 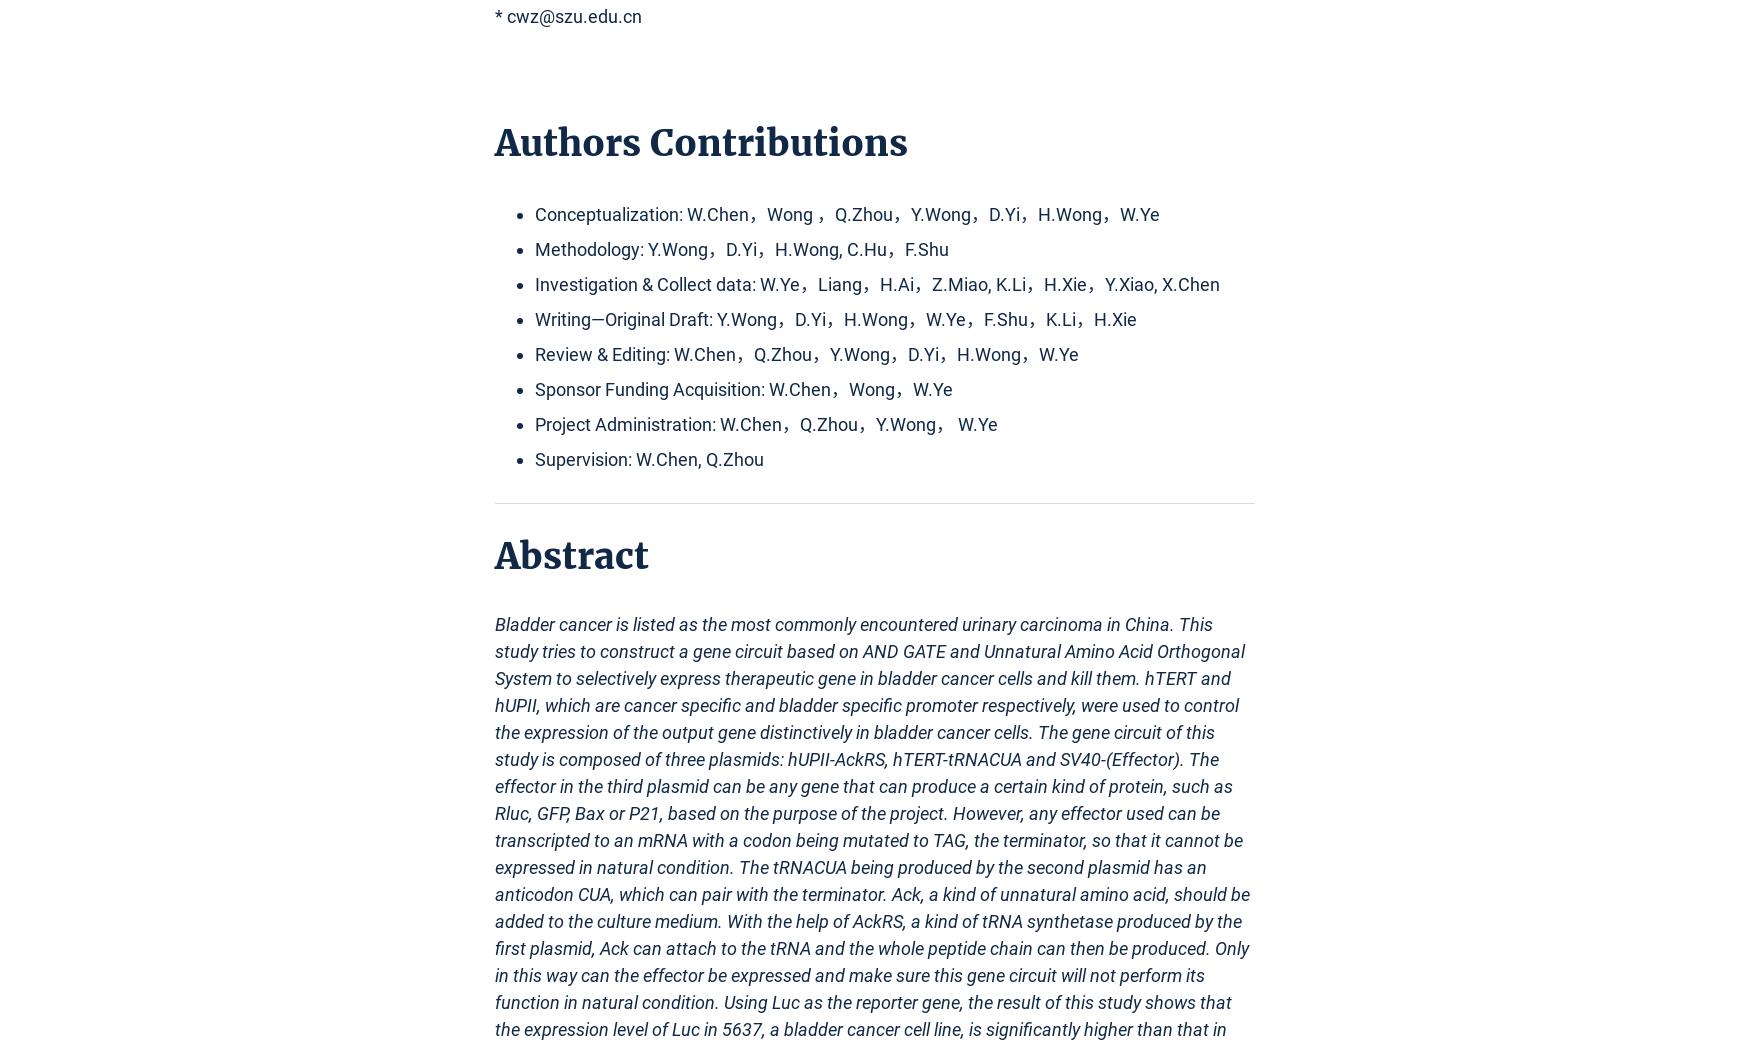 What do you see at coordinates (765, 424) in the screenshot?
I see `'Project Administration: W.Chen，Q.Zhou，Y.Wong， W.Ye'` at bounding box center [765, 424].